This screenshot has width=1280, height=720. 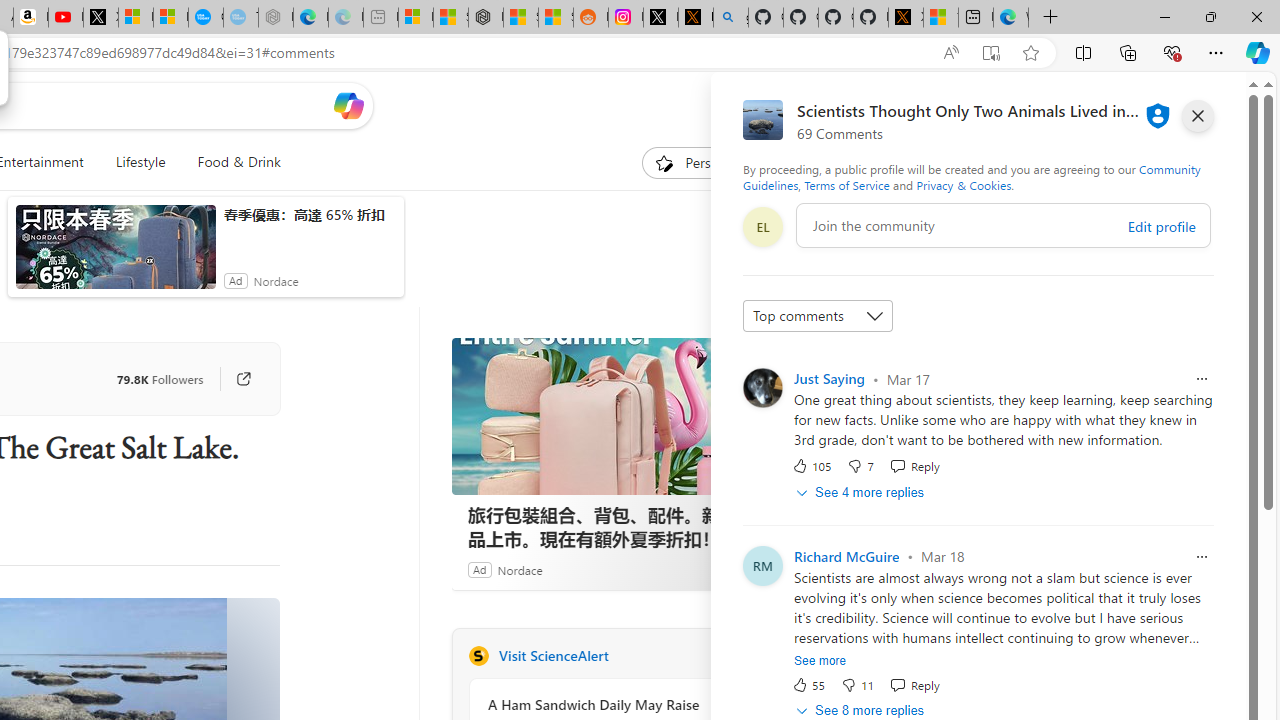 What do you see at coordinates (348, 105) in the screenshot?
I see `'Open Copilot'` at bounding box center [348, 105].